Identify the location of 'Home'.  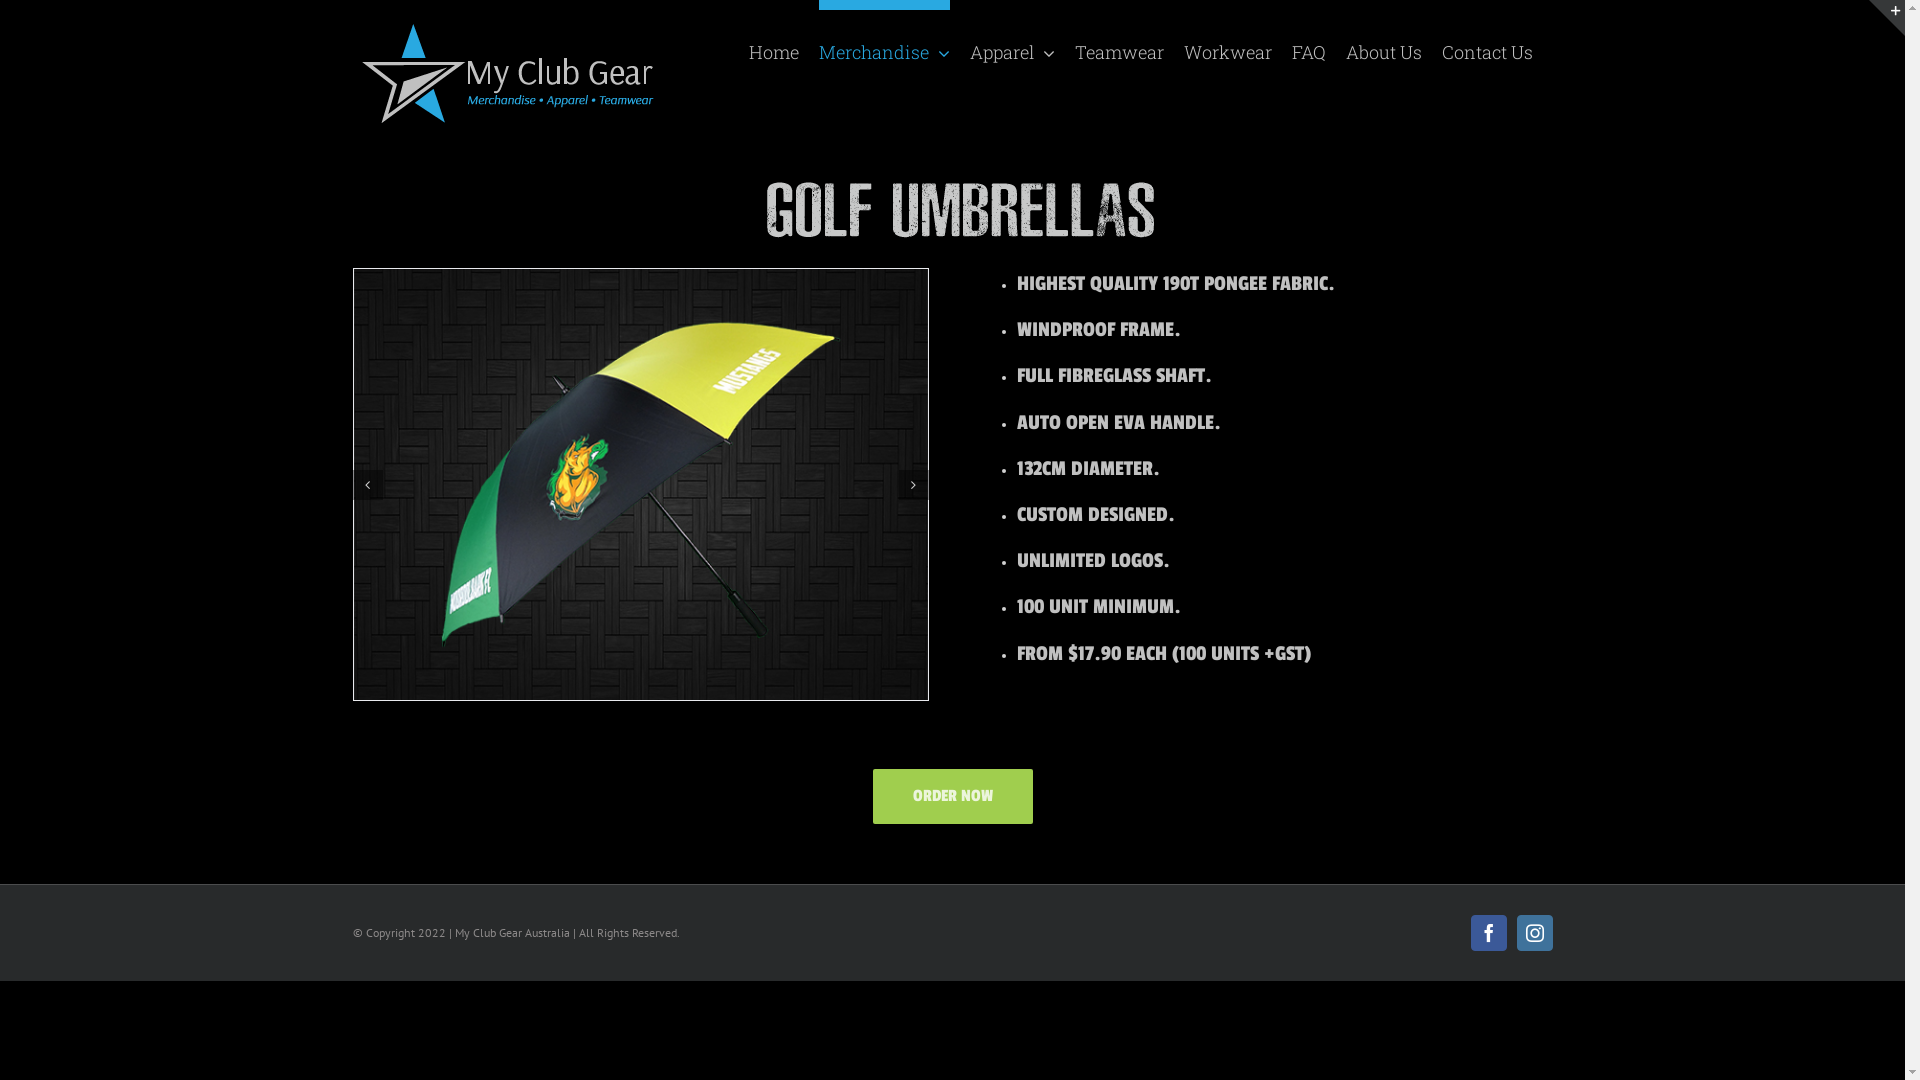
(771, 45).